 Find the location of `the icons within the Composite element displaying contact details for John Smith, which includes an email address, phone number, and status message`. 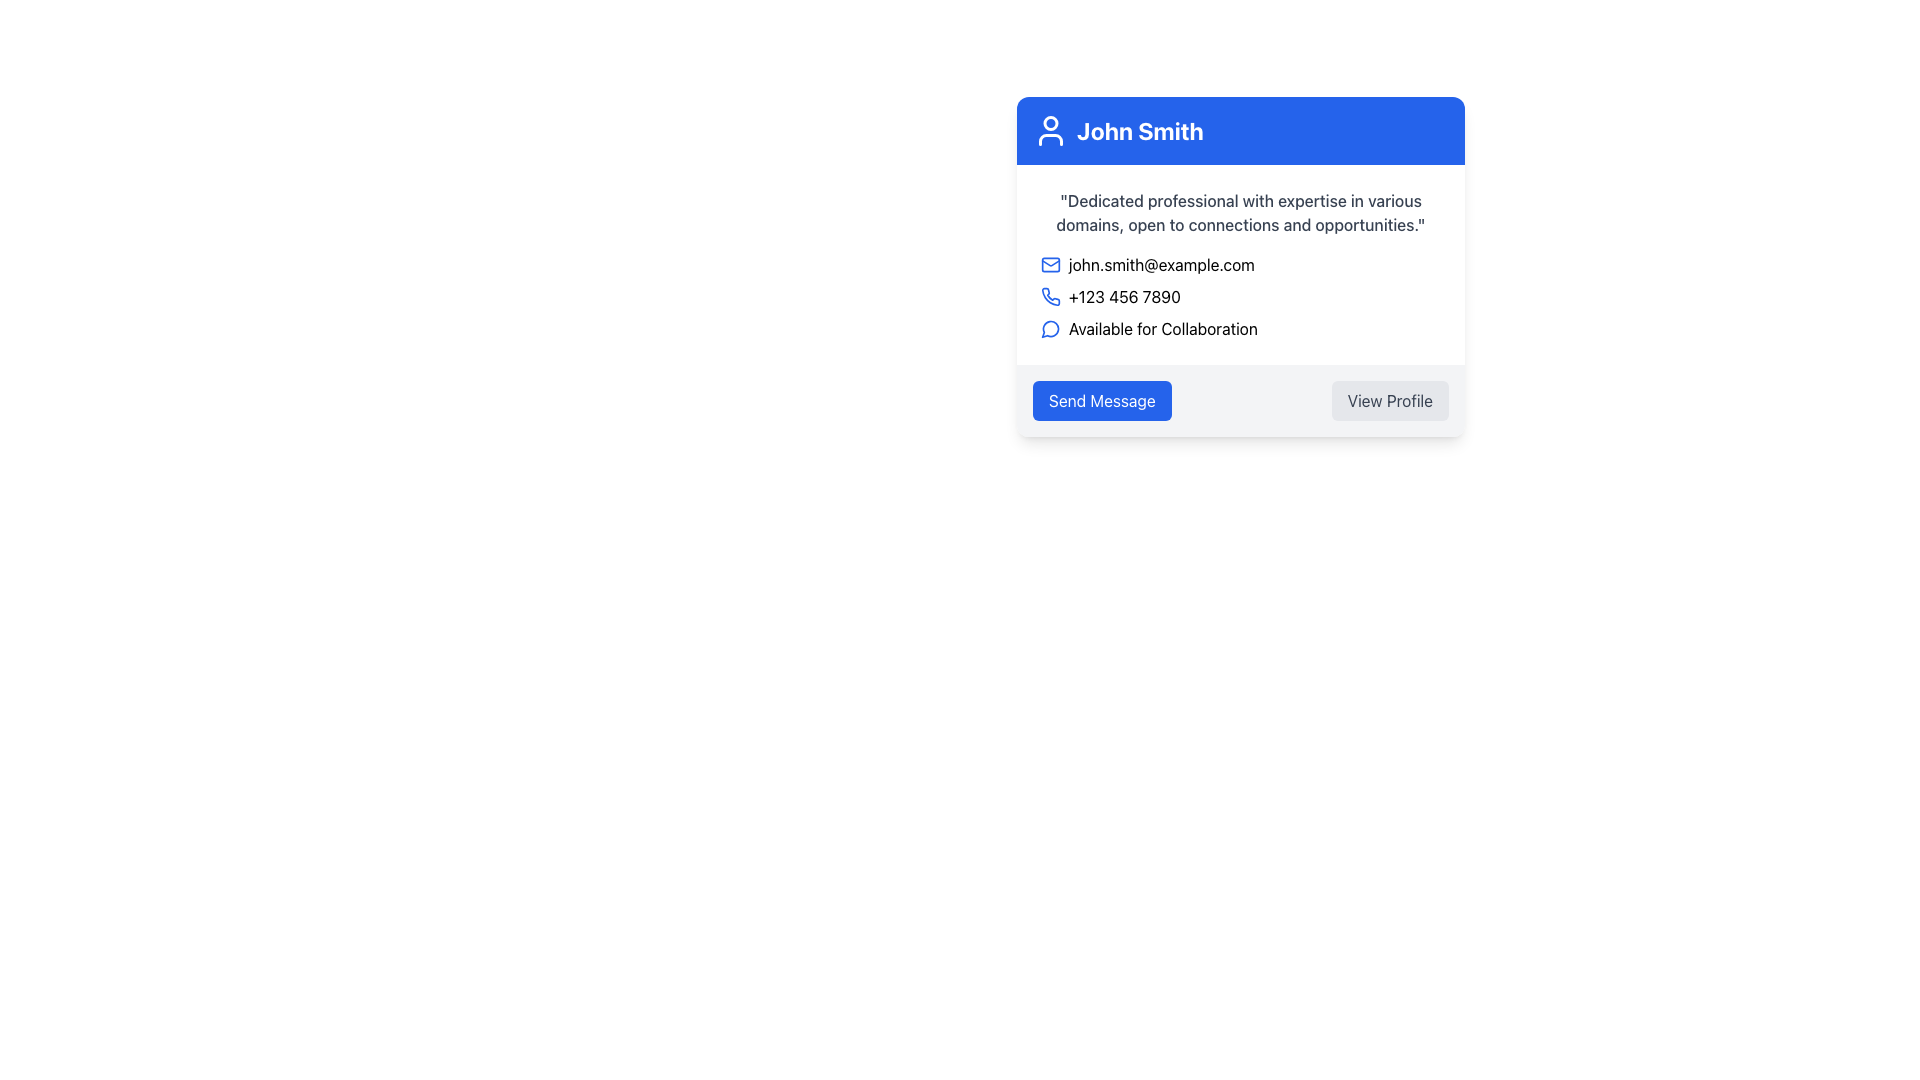

the icons within the Composite element displaying contact details for John Smith, which includes an email address, phone number, and status message is located at coordinates (1240, 297).